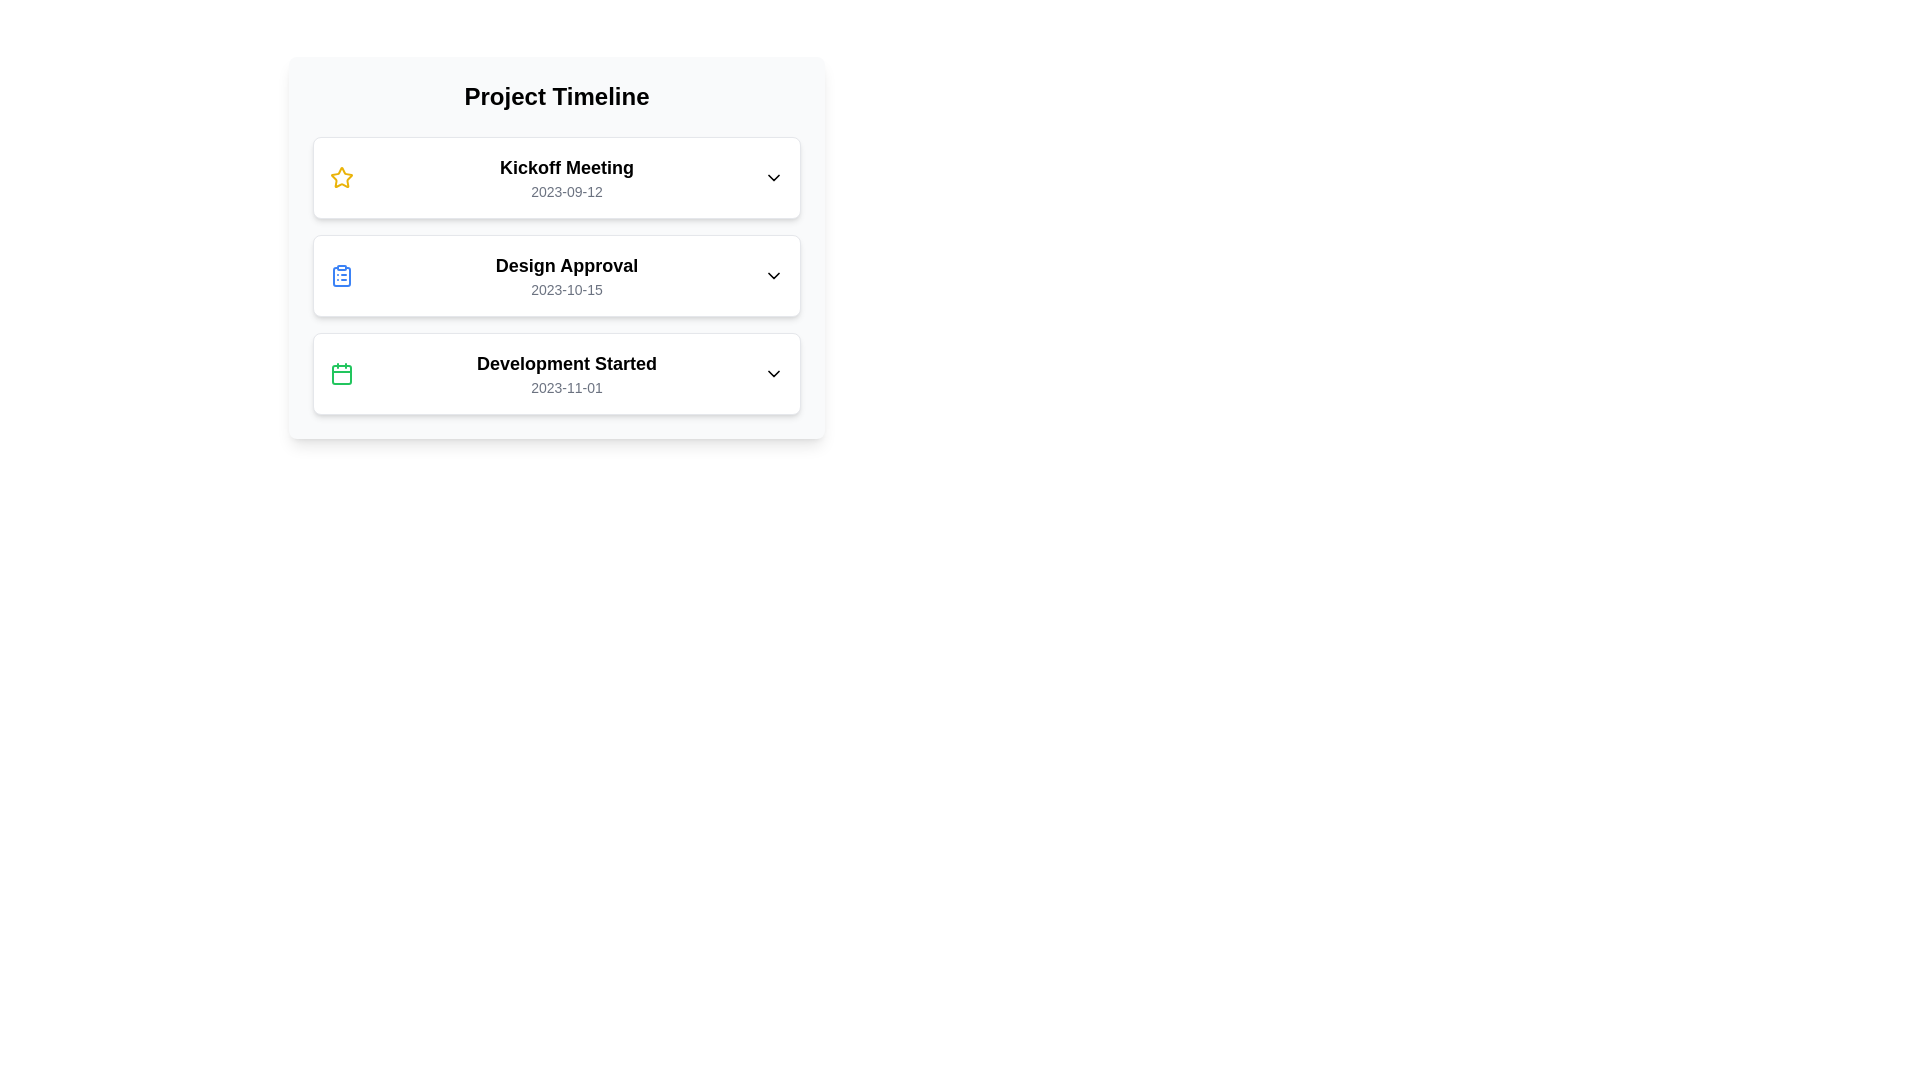 Image resolution: width=1920 pixels, height=1080 pixels. Describe the element at coordinates (556, 276) in the screenshot. I see `the second horizontal list item that displays a title and date related to a project milestone or event` at that location.